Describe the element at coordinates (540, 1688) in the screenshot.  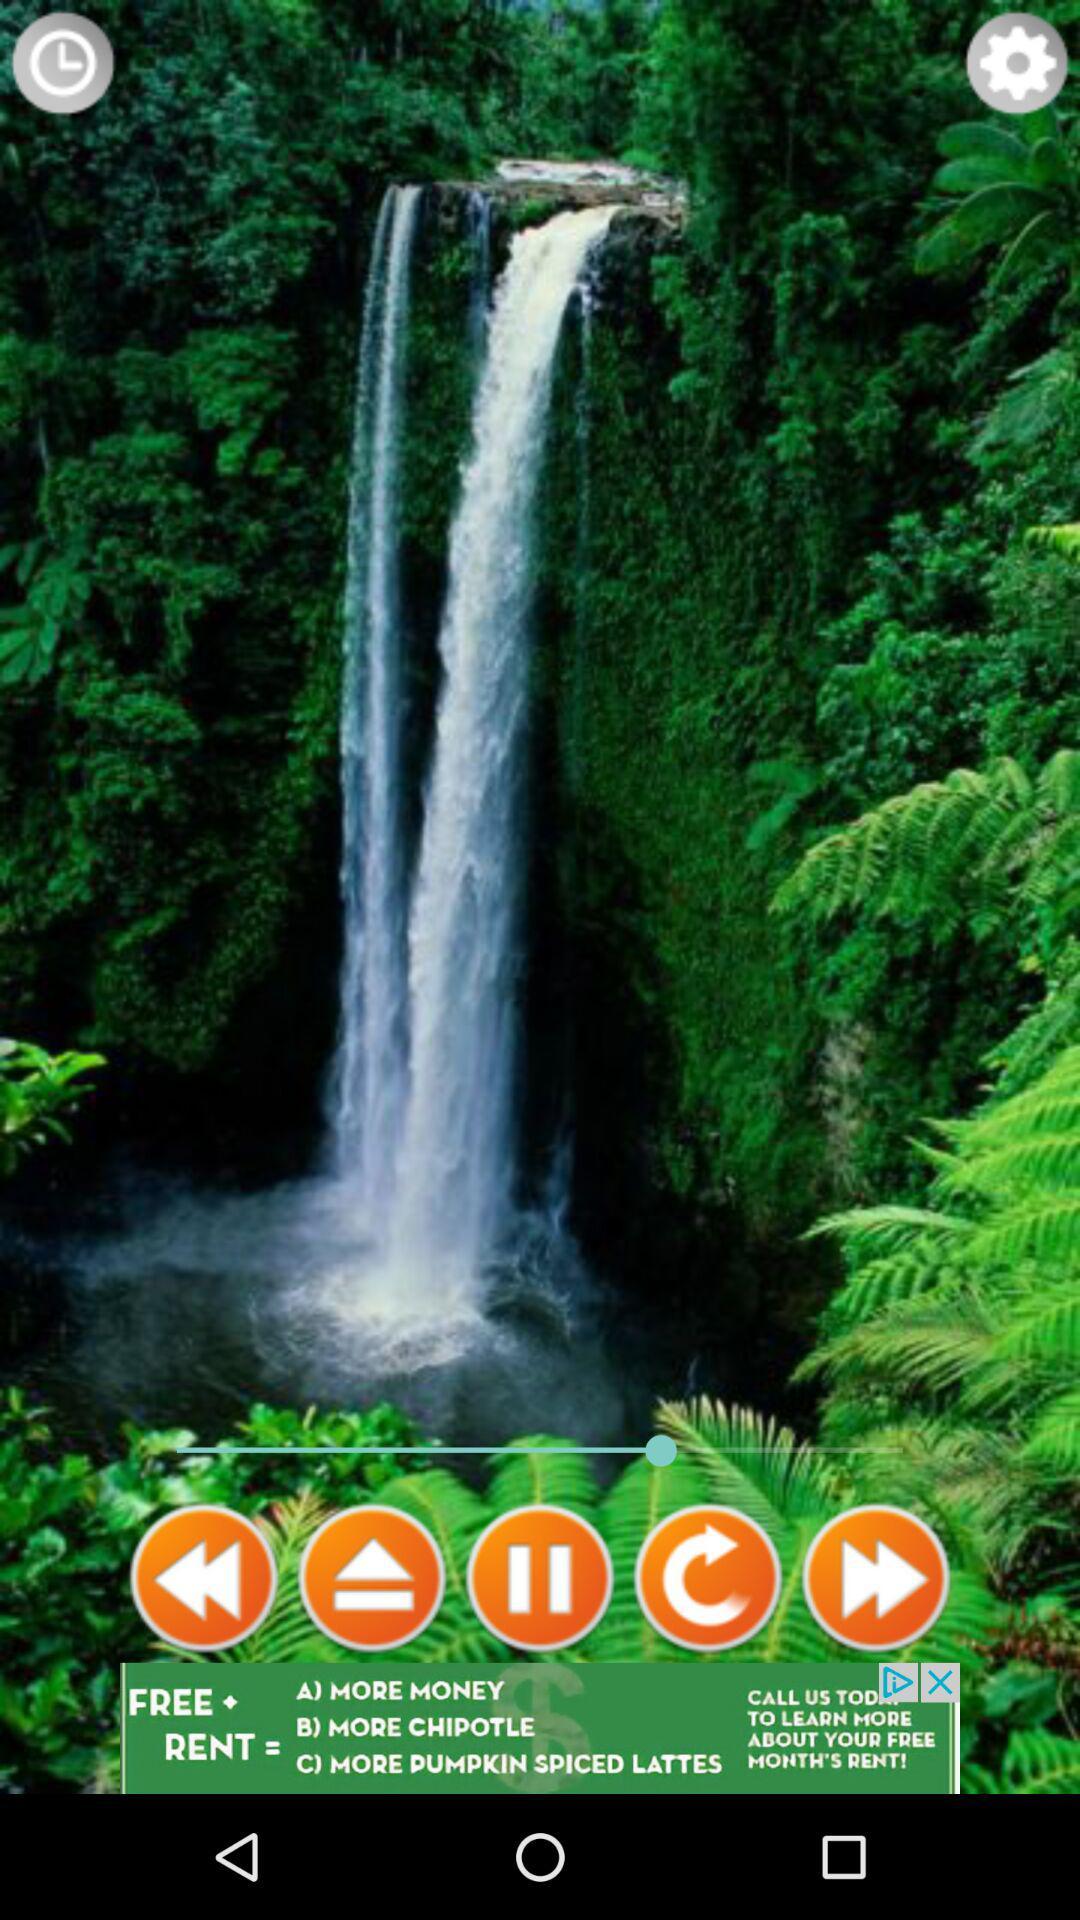
I see `the pause icon` at that location.